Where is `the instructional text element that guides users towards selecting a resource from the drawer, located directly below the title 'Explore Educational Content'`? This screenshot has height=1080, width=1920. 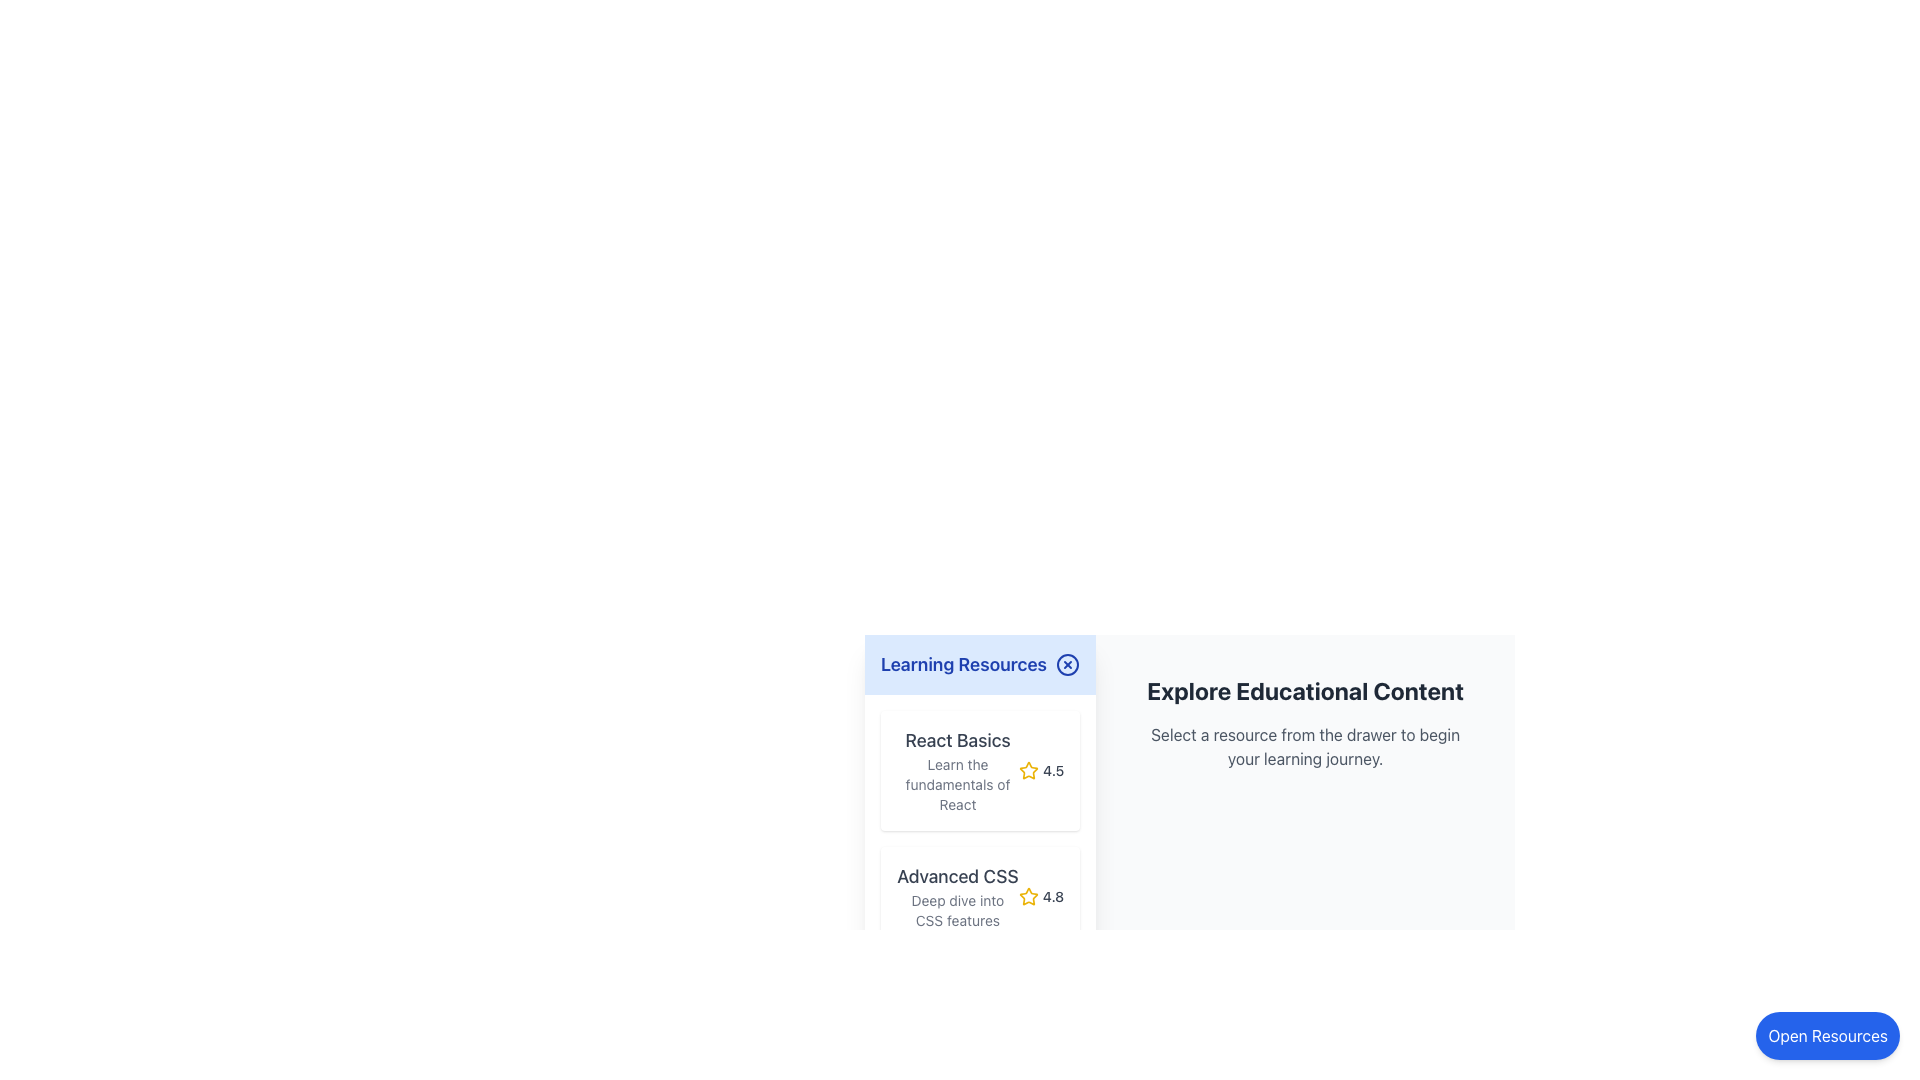 the instructional text element that guides users towards selecting a resource from the drawer, located directly below the title 'Explore Educational Content' is located at coordinates (1305, 747).